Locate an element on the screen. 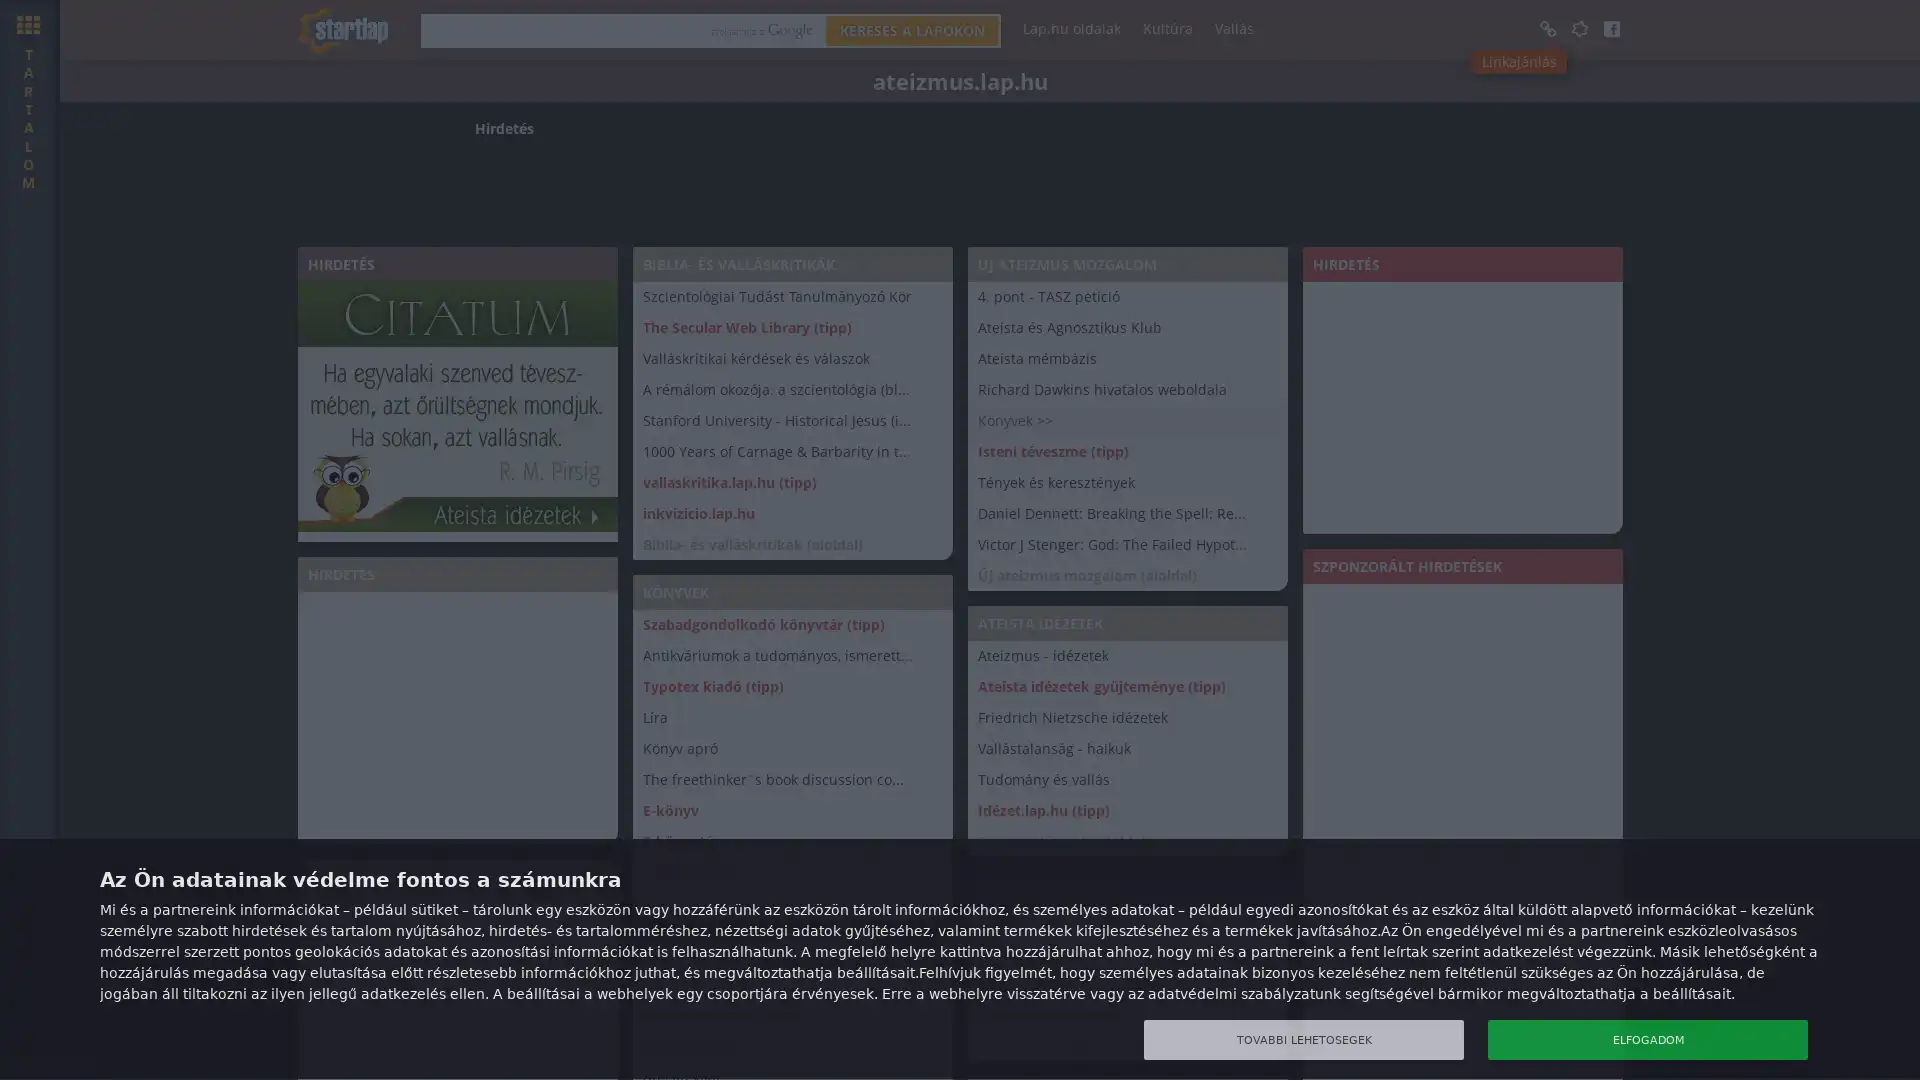 The image size is (1920, 1080). ELFOGADOM is located at coordinates (1647, 1039).